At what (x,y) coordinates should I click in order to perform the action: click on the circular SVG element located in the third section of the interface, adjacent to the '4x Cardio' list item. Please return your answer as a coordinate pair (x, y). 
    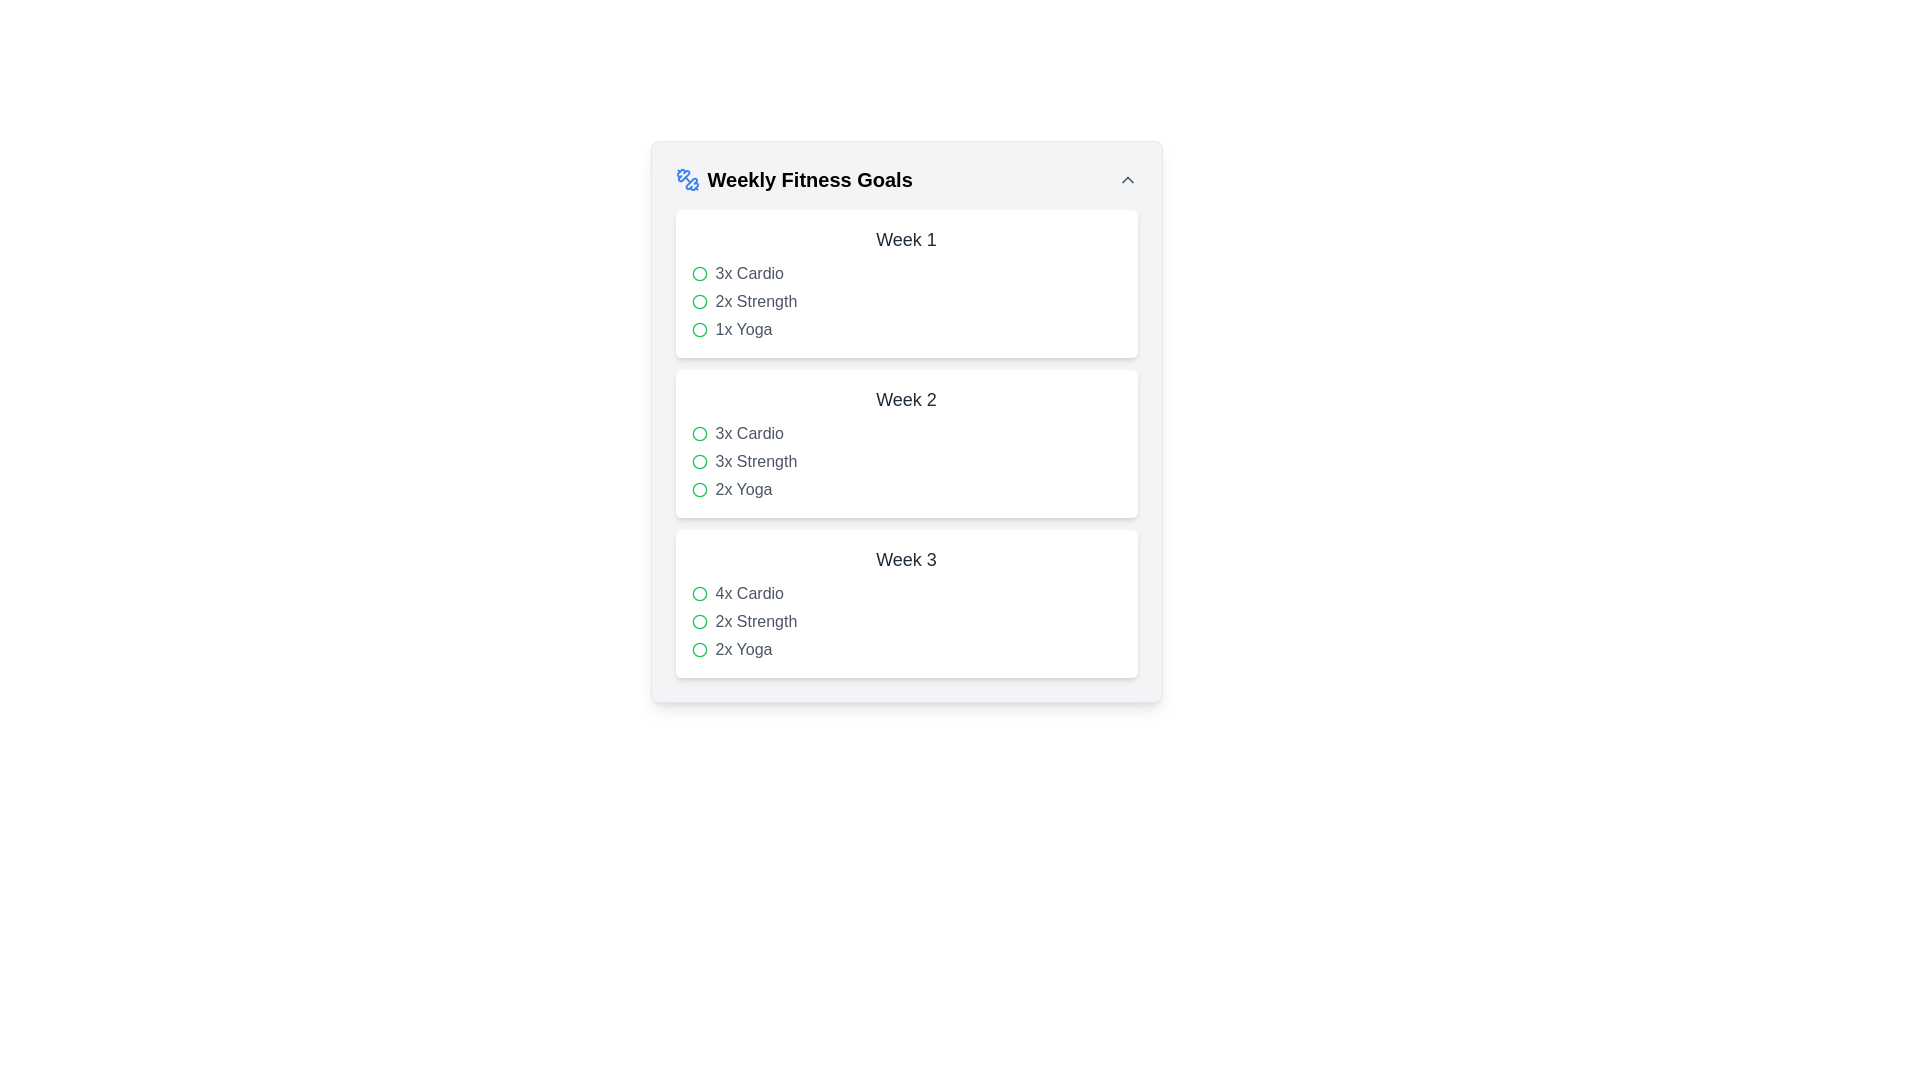
    Looking at the image, I should click on (699, 593).